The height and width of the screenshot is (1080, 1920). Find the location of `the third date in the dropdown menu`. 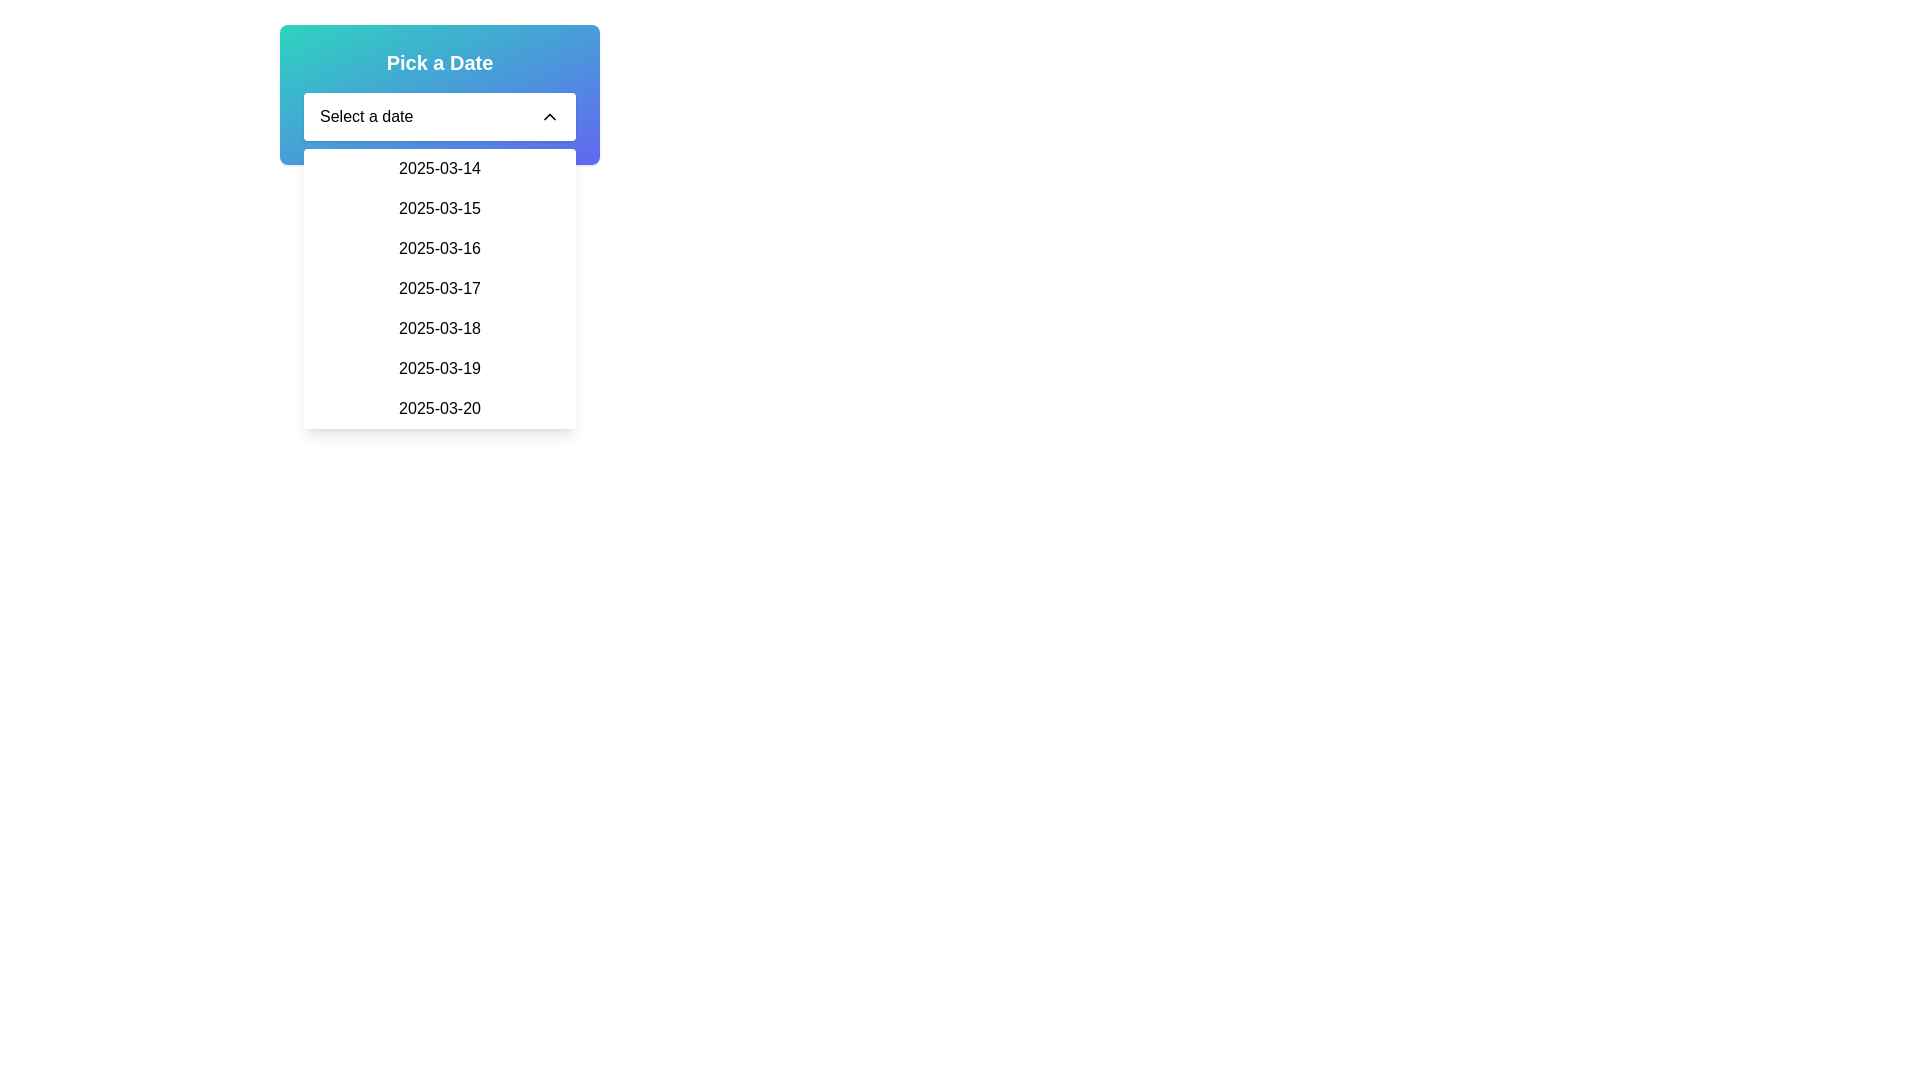

the third date in the dropdown menu is located at coordinates (439, 248).